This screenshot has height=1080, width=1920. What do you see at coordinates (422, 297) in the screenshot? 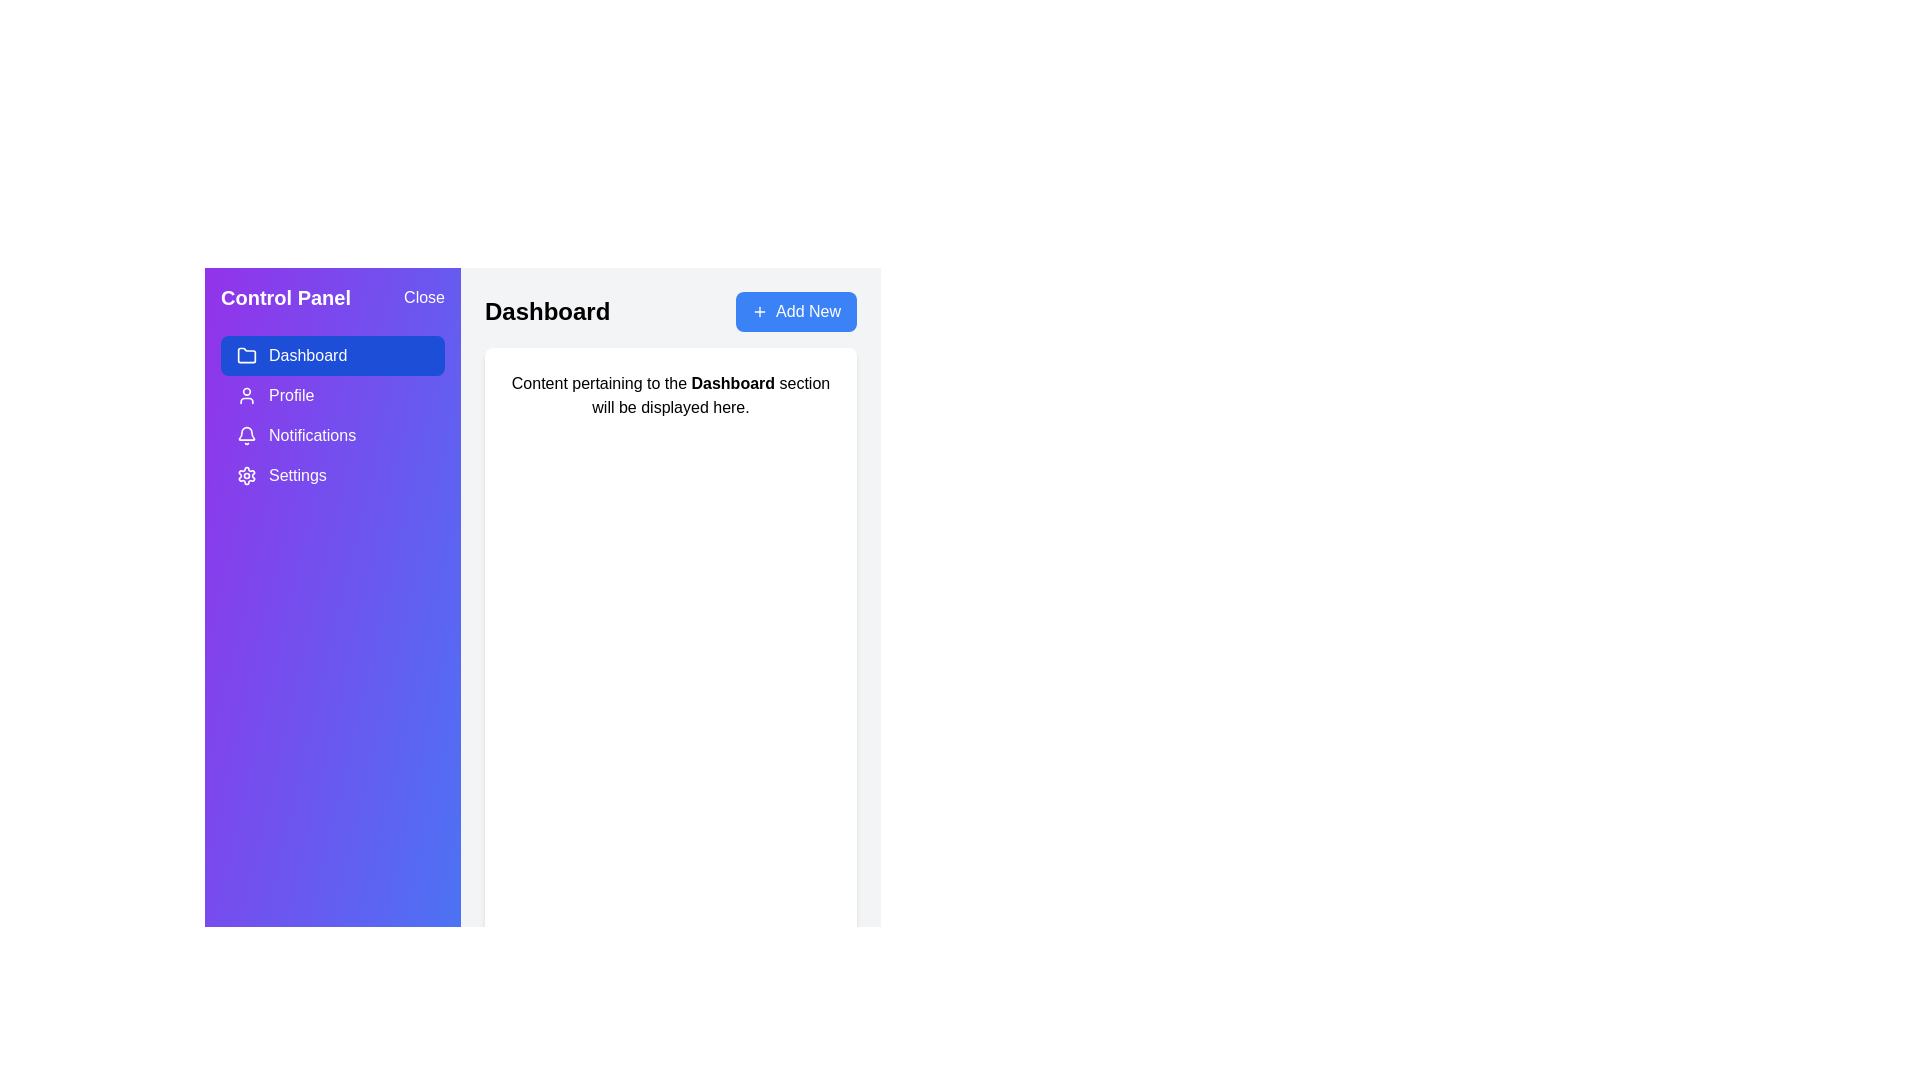
I see `'Close' button to close the drawer panel` at bounding box center [422, 297].